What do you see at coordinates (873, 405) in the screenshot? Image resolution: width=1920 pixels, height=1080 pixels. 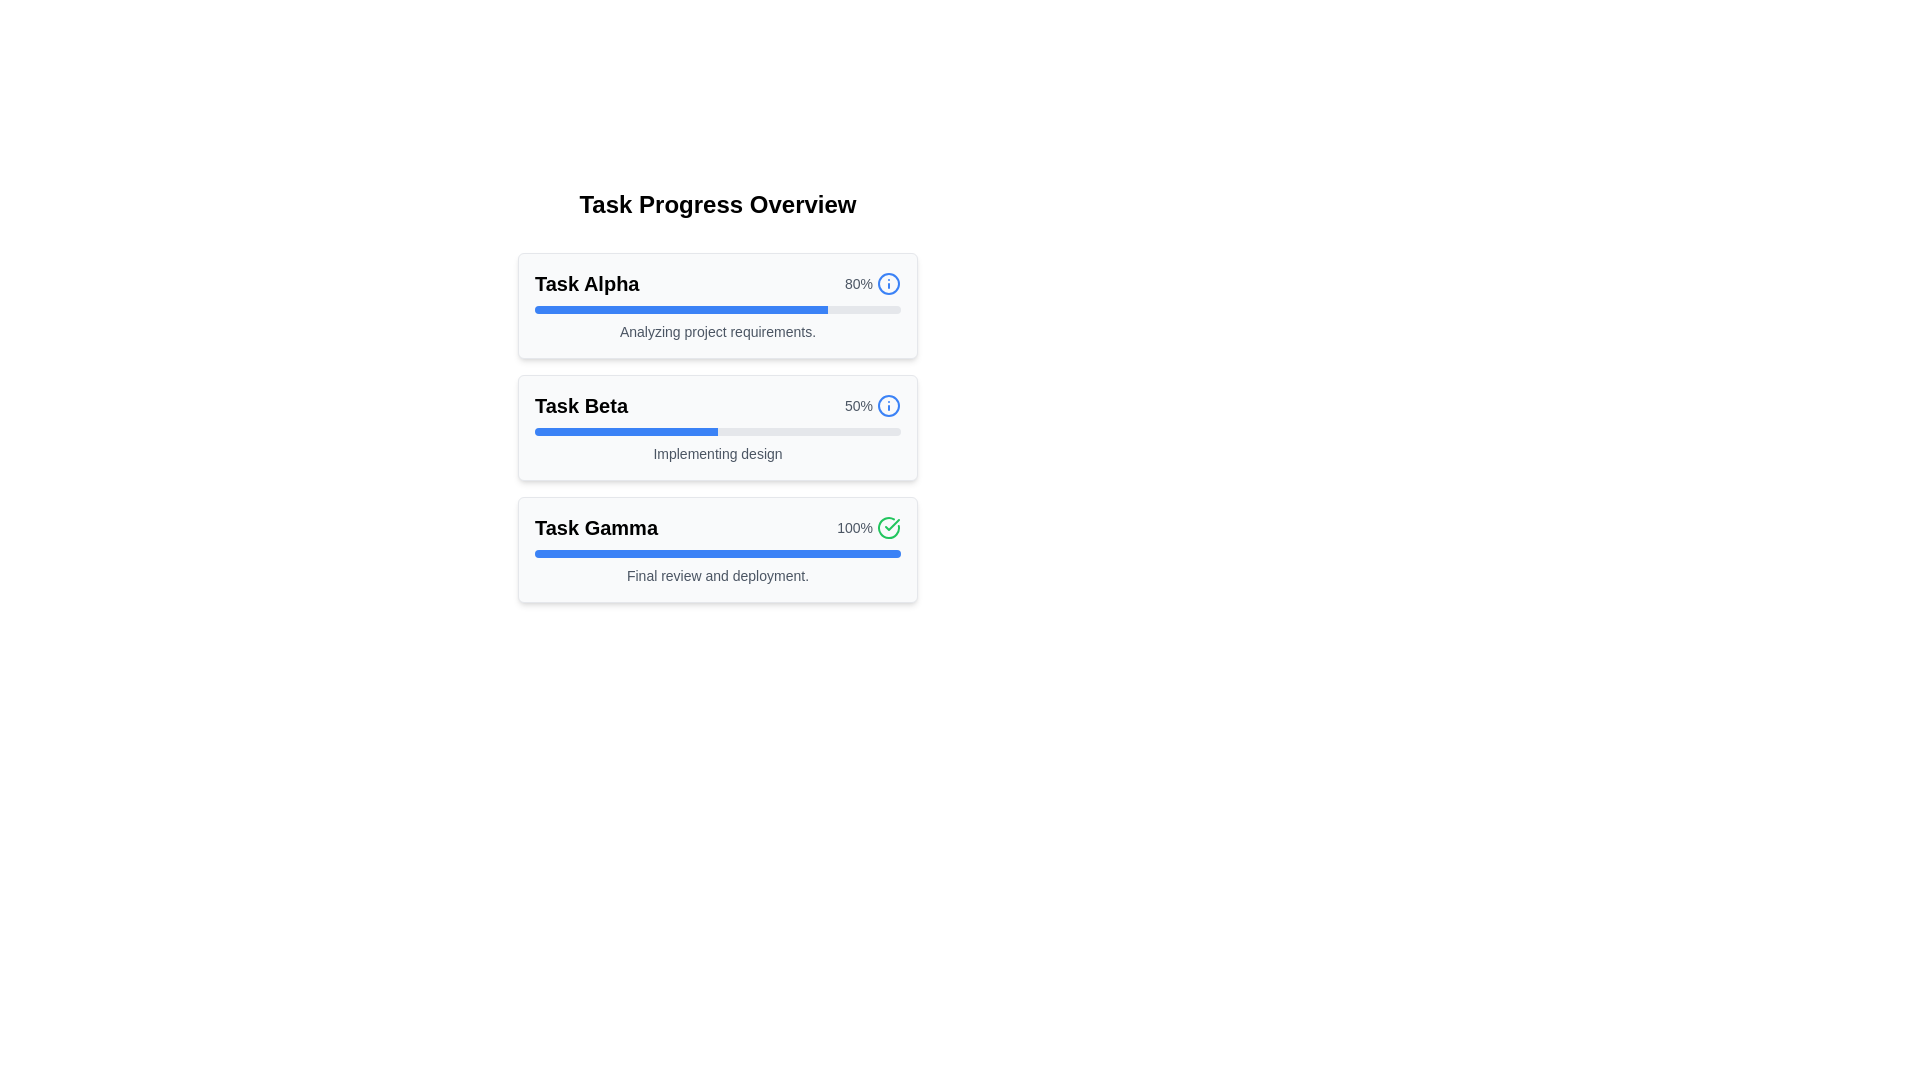 I see `the progress indicator for 'Task Beta'` at bounding box center [873, 405].